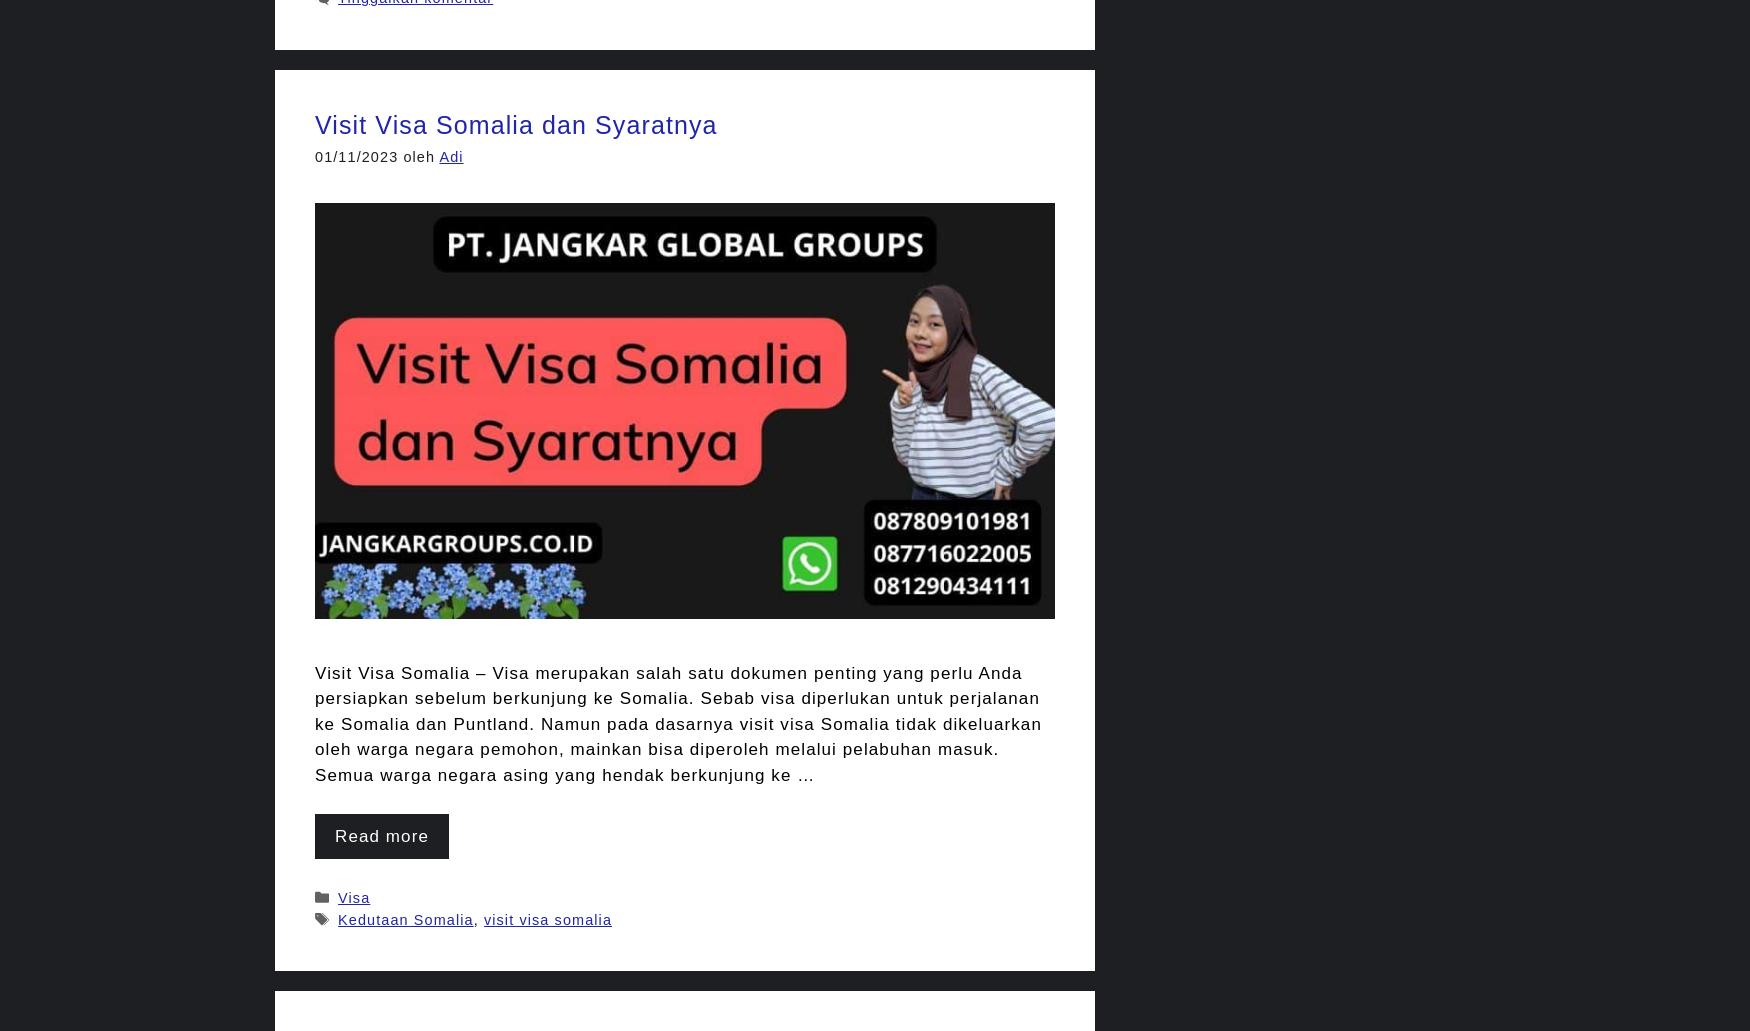 This screenshot has width=1750, height=1031. What do you see at coordinates (546, 919) in the screenshot?
I see `'visit visa somalia'` at bounding box center [546, 919].